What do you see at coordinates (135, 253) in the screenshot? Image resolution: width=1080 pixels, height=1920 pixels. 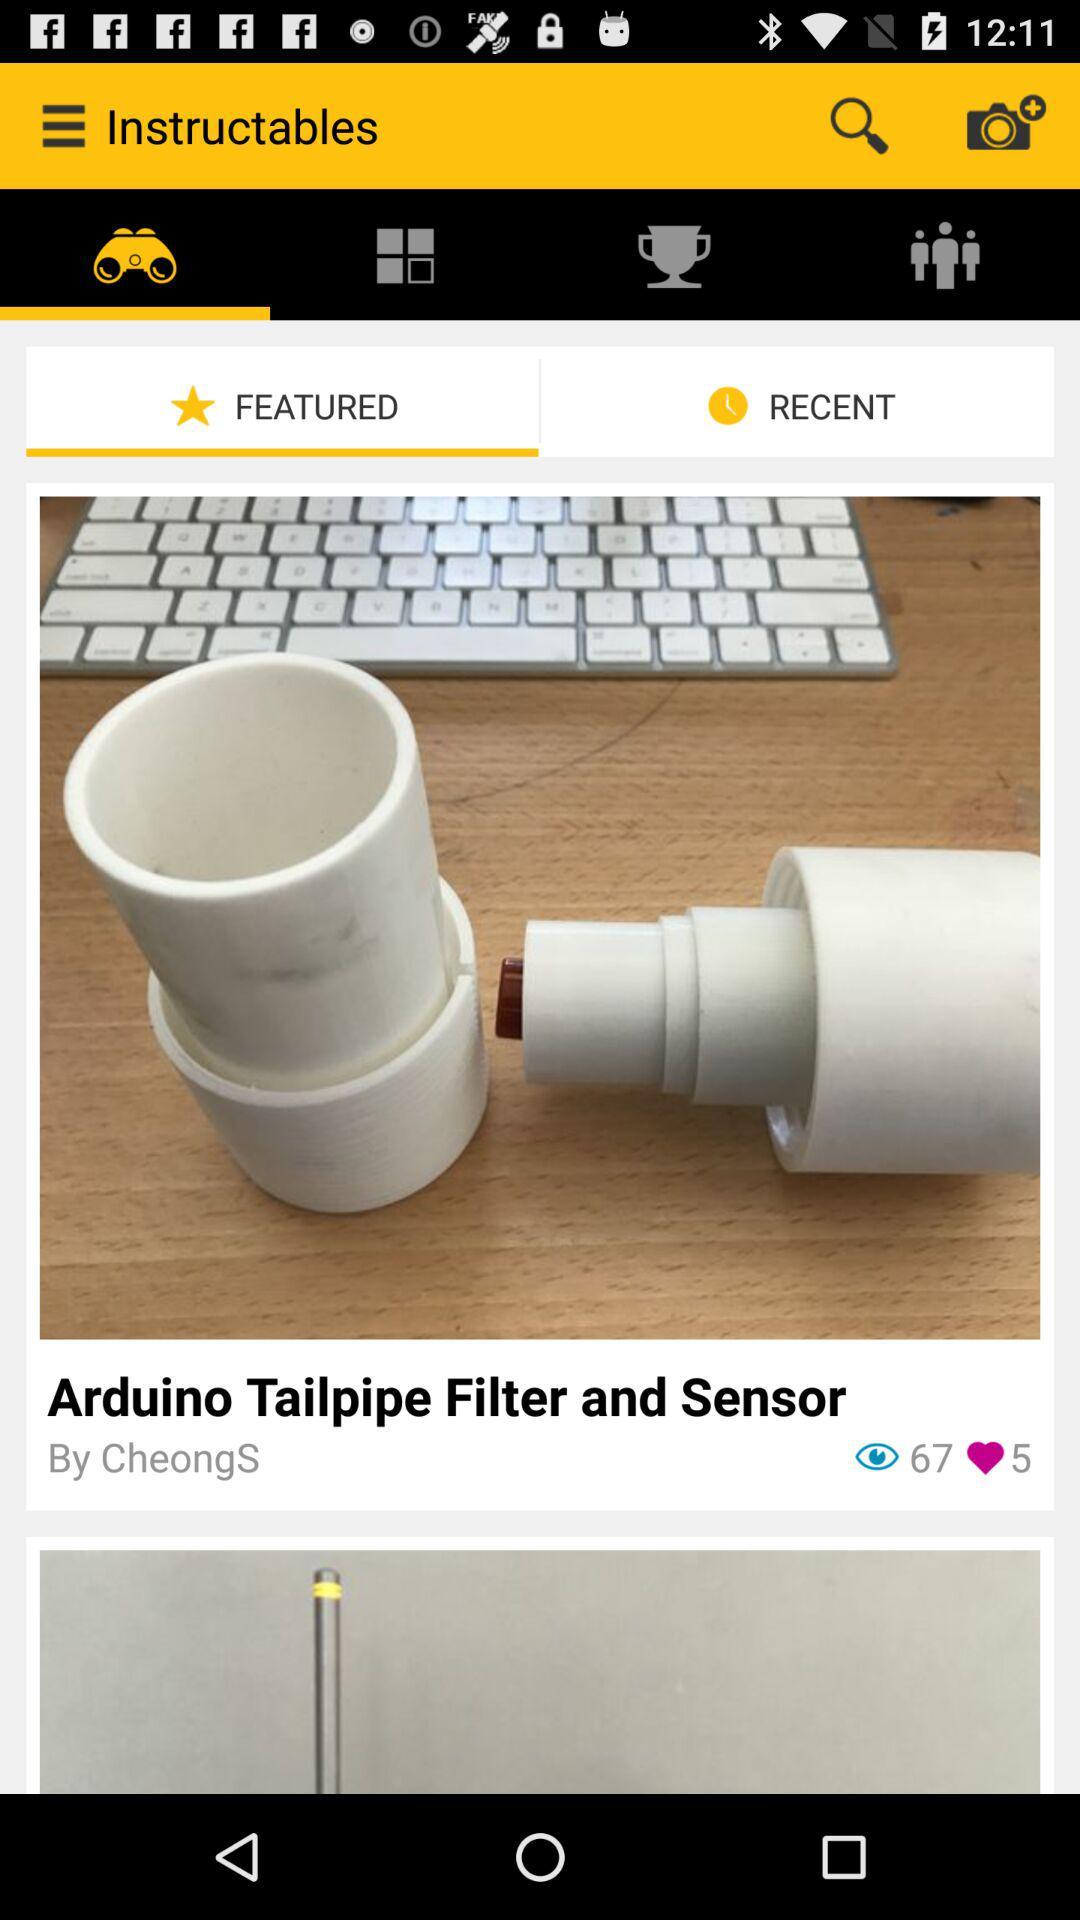 I see `the icon above featured item` at bounding box center [135, 253].